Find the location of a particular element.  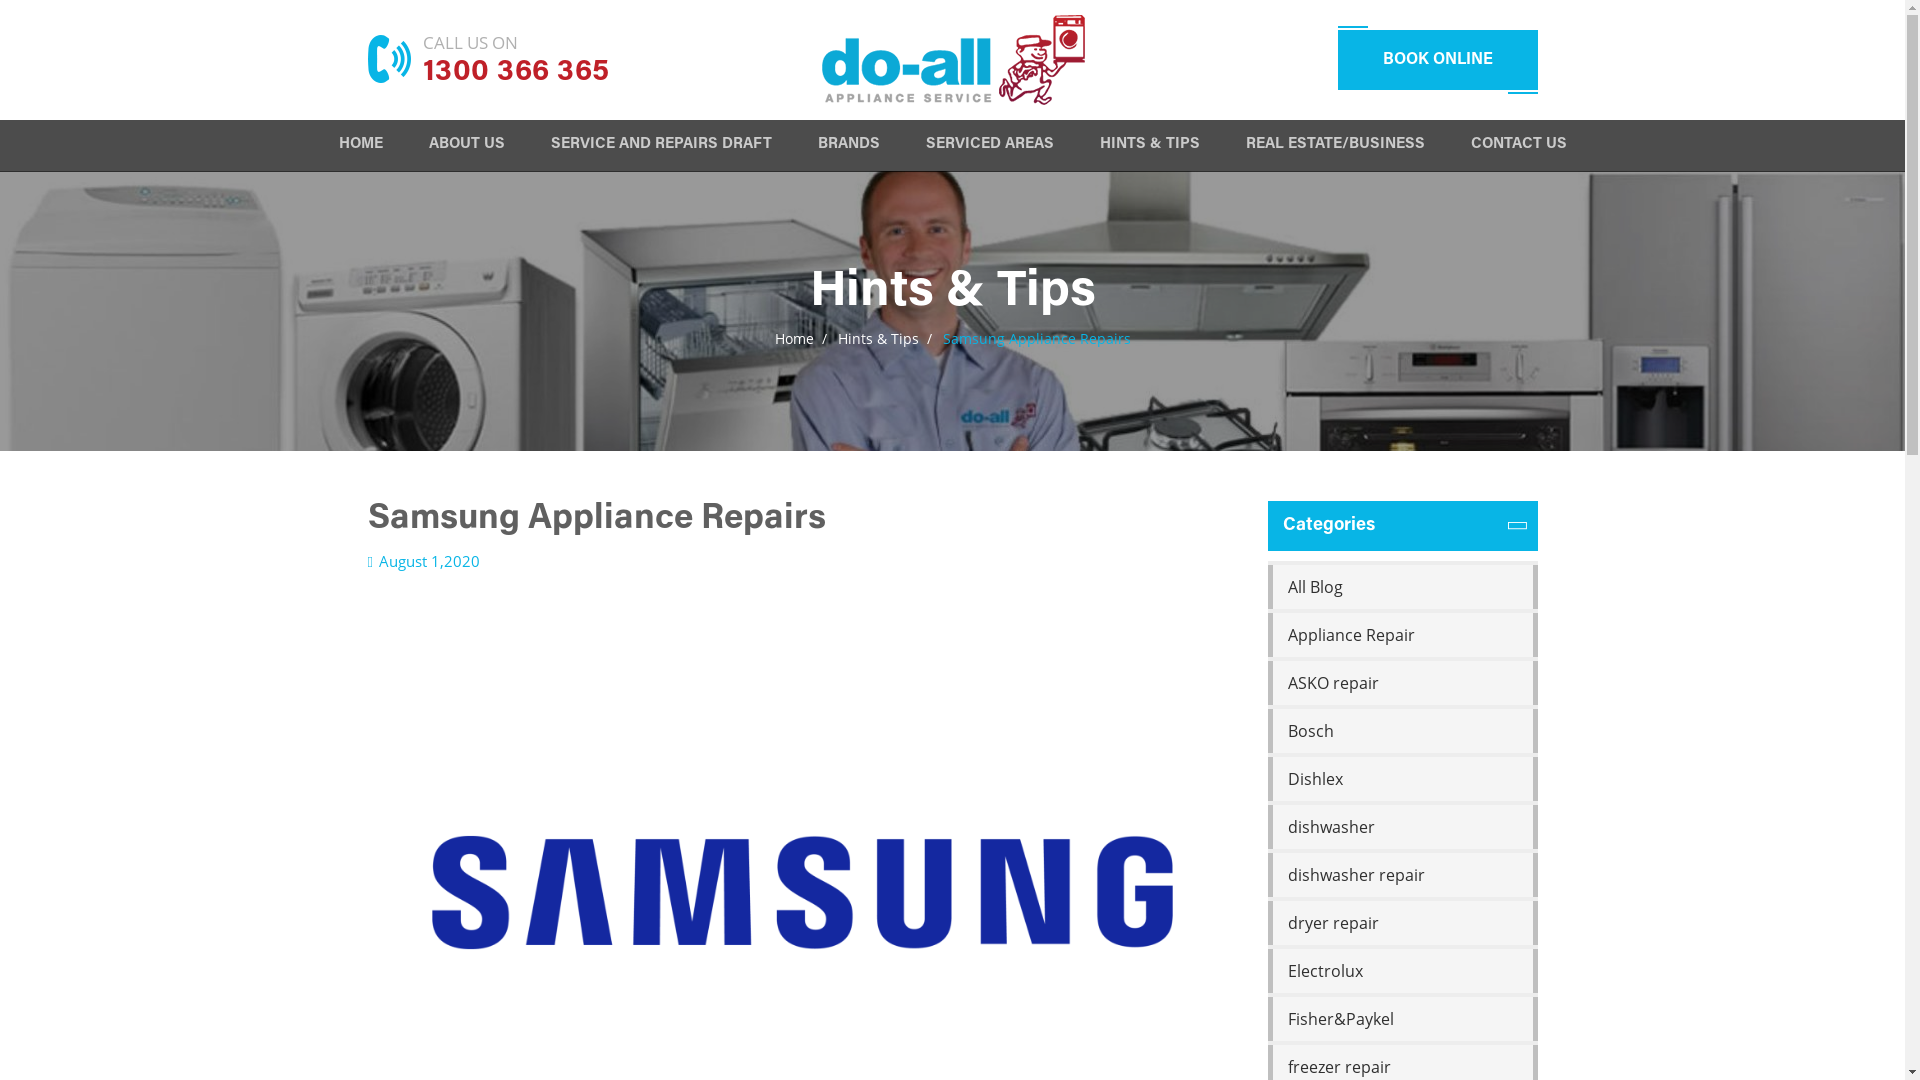

'HOME' is located at coordinates (360, 146).